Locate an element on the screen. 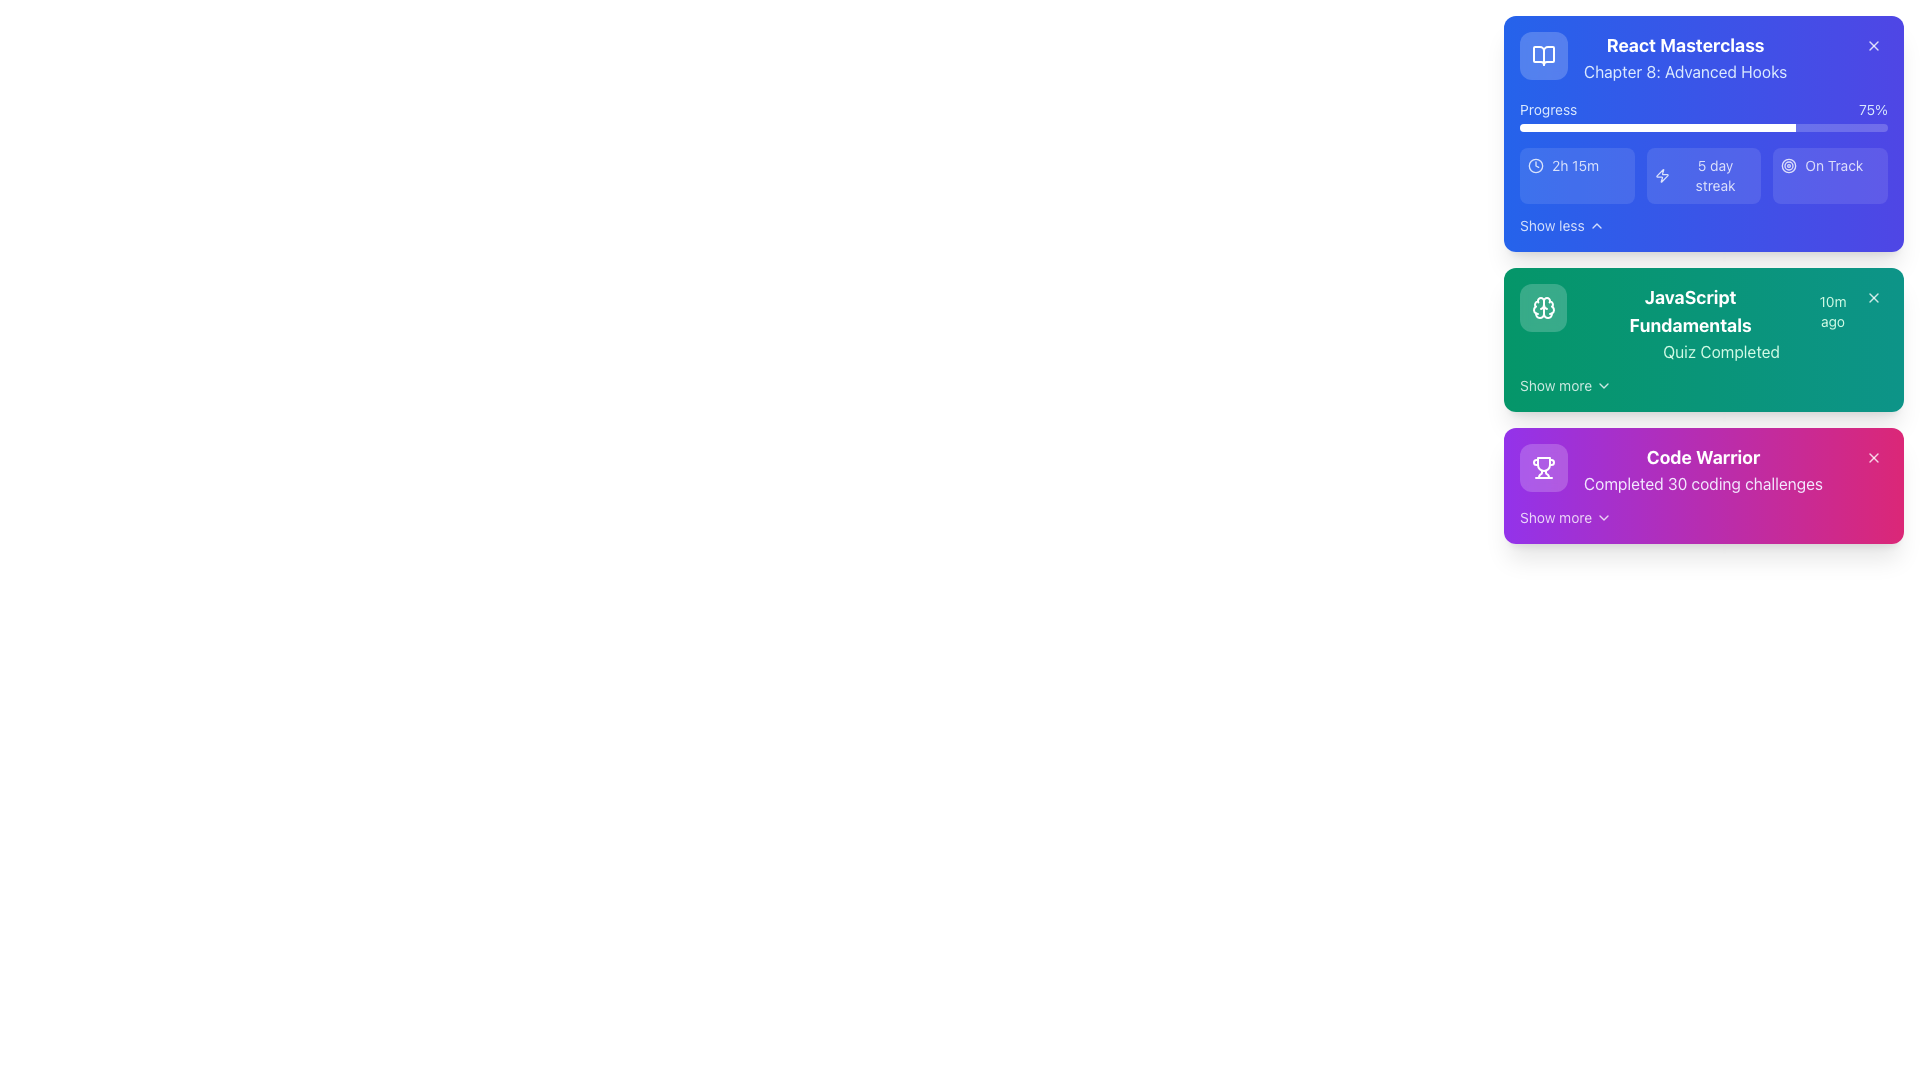 The image size is (1920, 1080). the circular button with a purple gradient background containing a white trophy icon, located in the 'Code Warrior' card at the bottom left of the interface is located at coordinates (1543, 467).